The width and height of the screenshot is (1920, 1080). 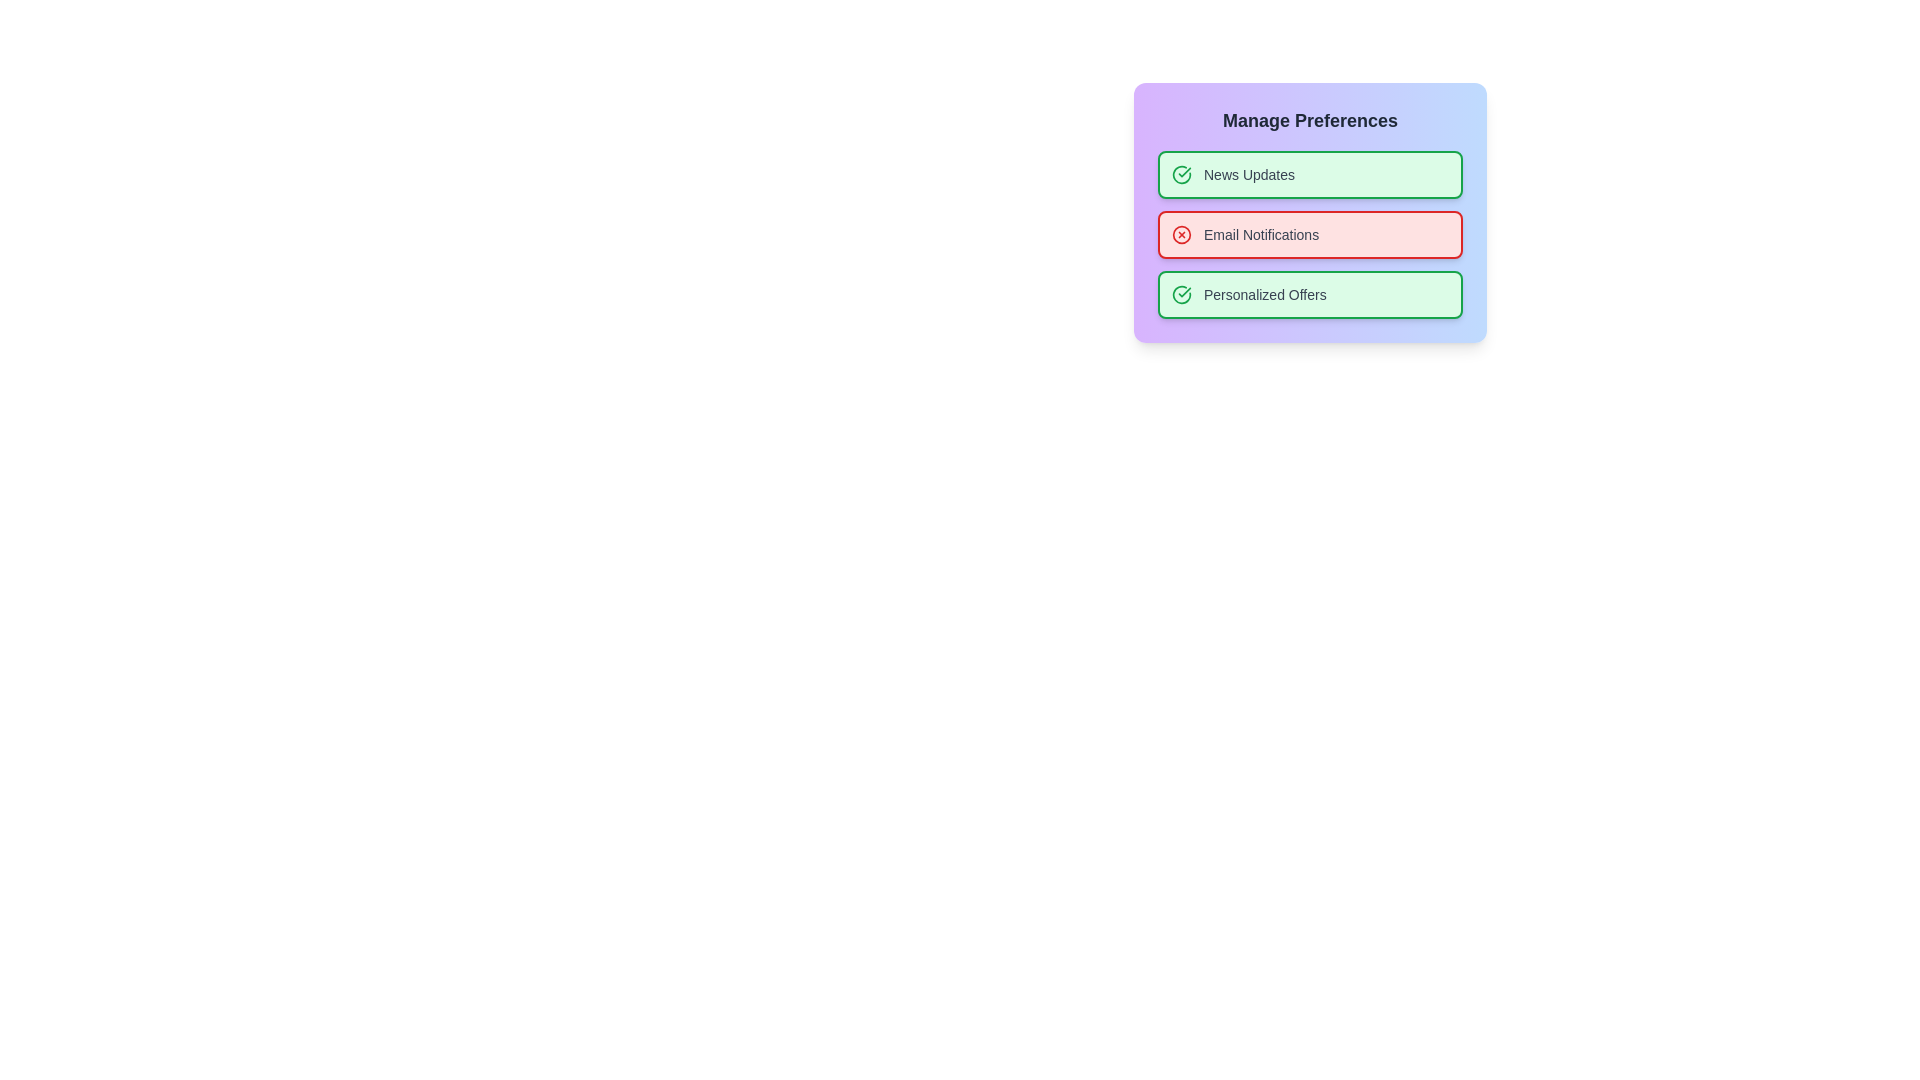 I want to click on the preference item Email Notifications to toggle its state, so click(x=1310, y=234).